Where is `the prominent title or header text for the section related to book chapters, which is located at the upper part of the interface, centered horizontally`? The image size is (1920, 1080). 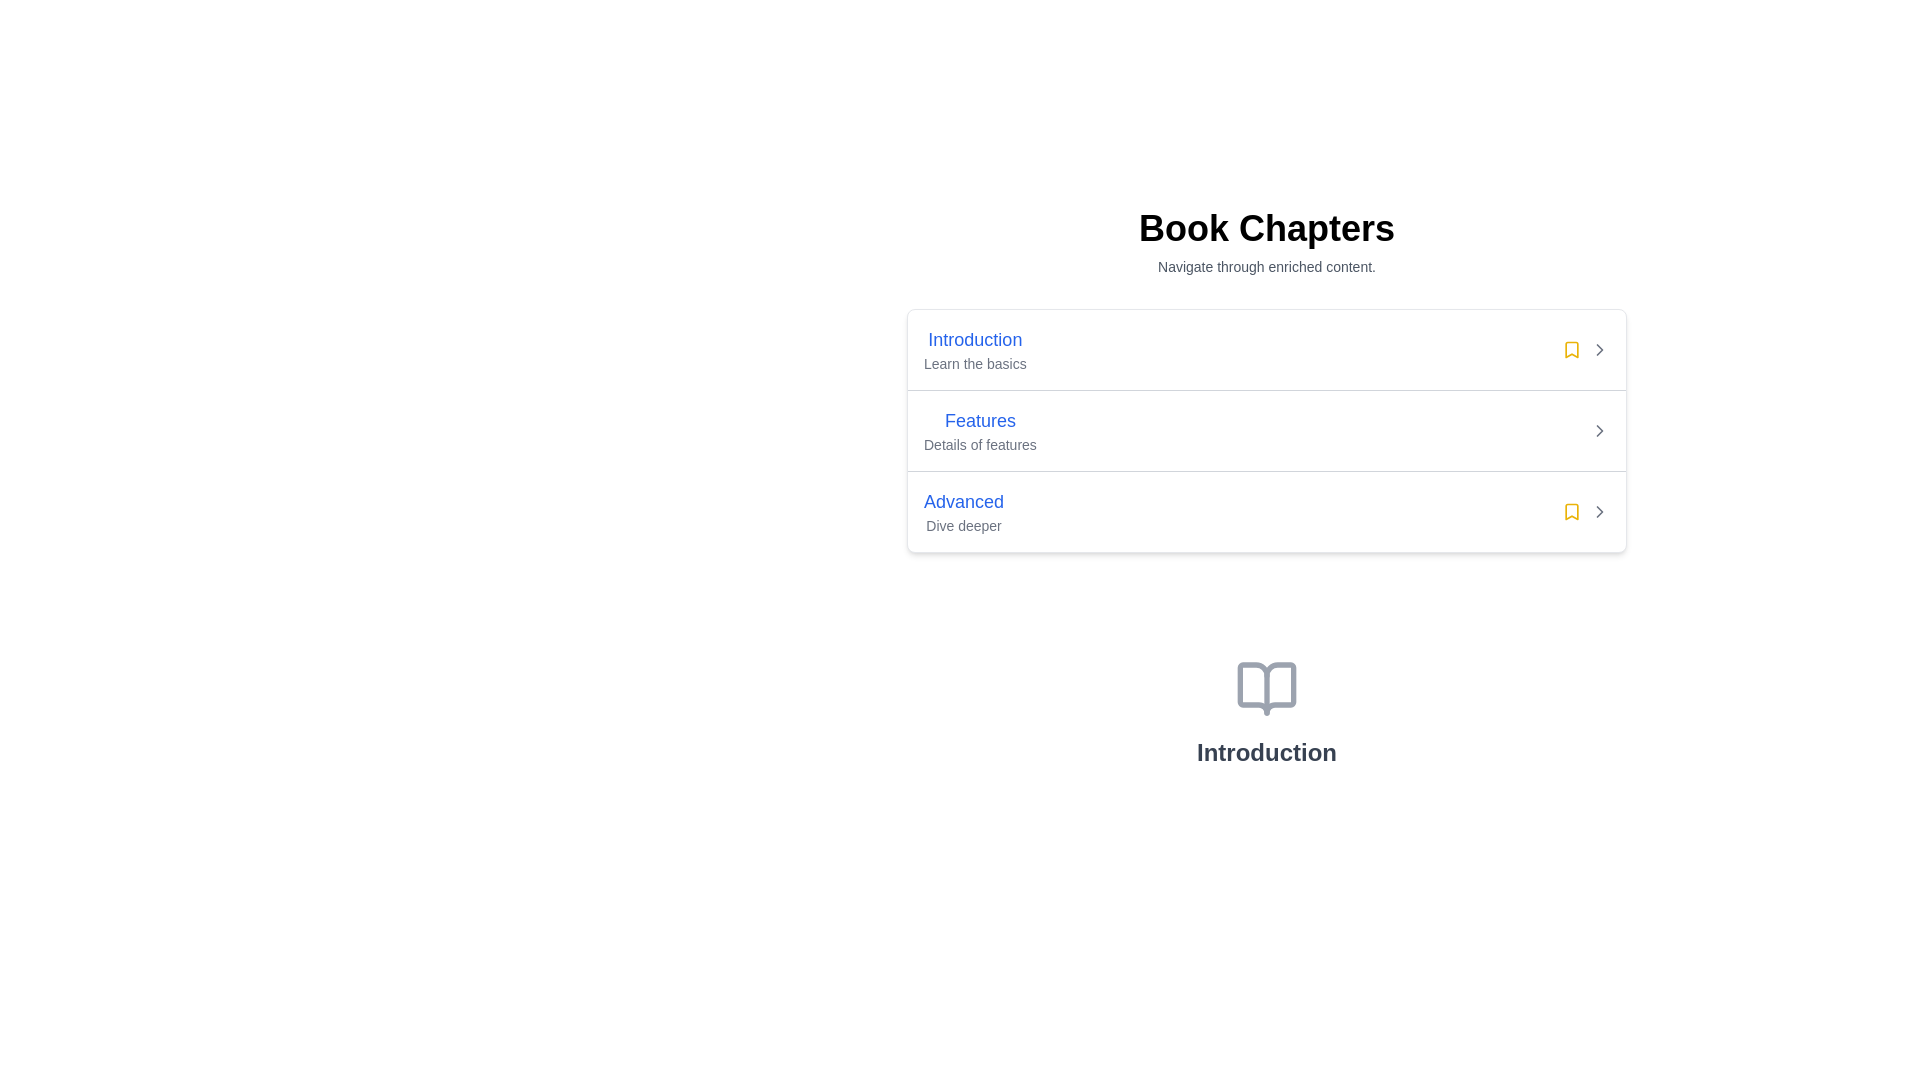
the prominent title or header text for the section related to book chapters, which is located at the upper part of the interface, centered horizontally is located at coordinates (1266, 227).